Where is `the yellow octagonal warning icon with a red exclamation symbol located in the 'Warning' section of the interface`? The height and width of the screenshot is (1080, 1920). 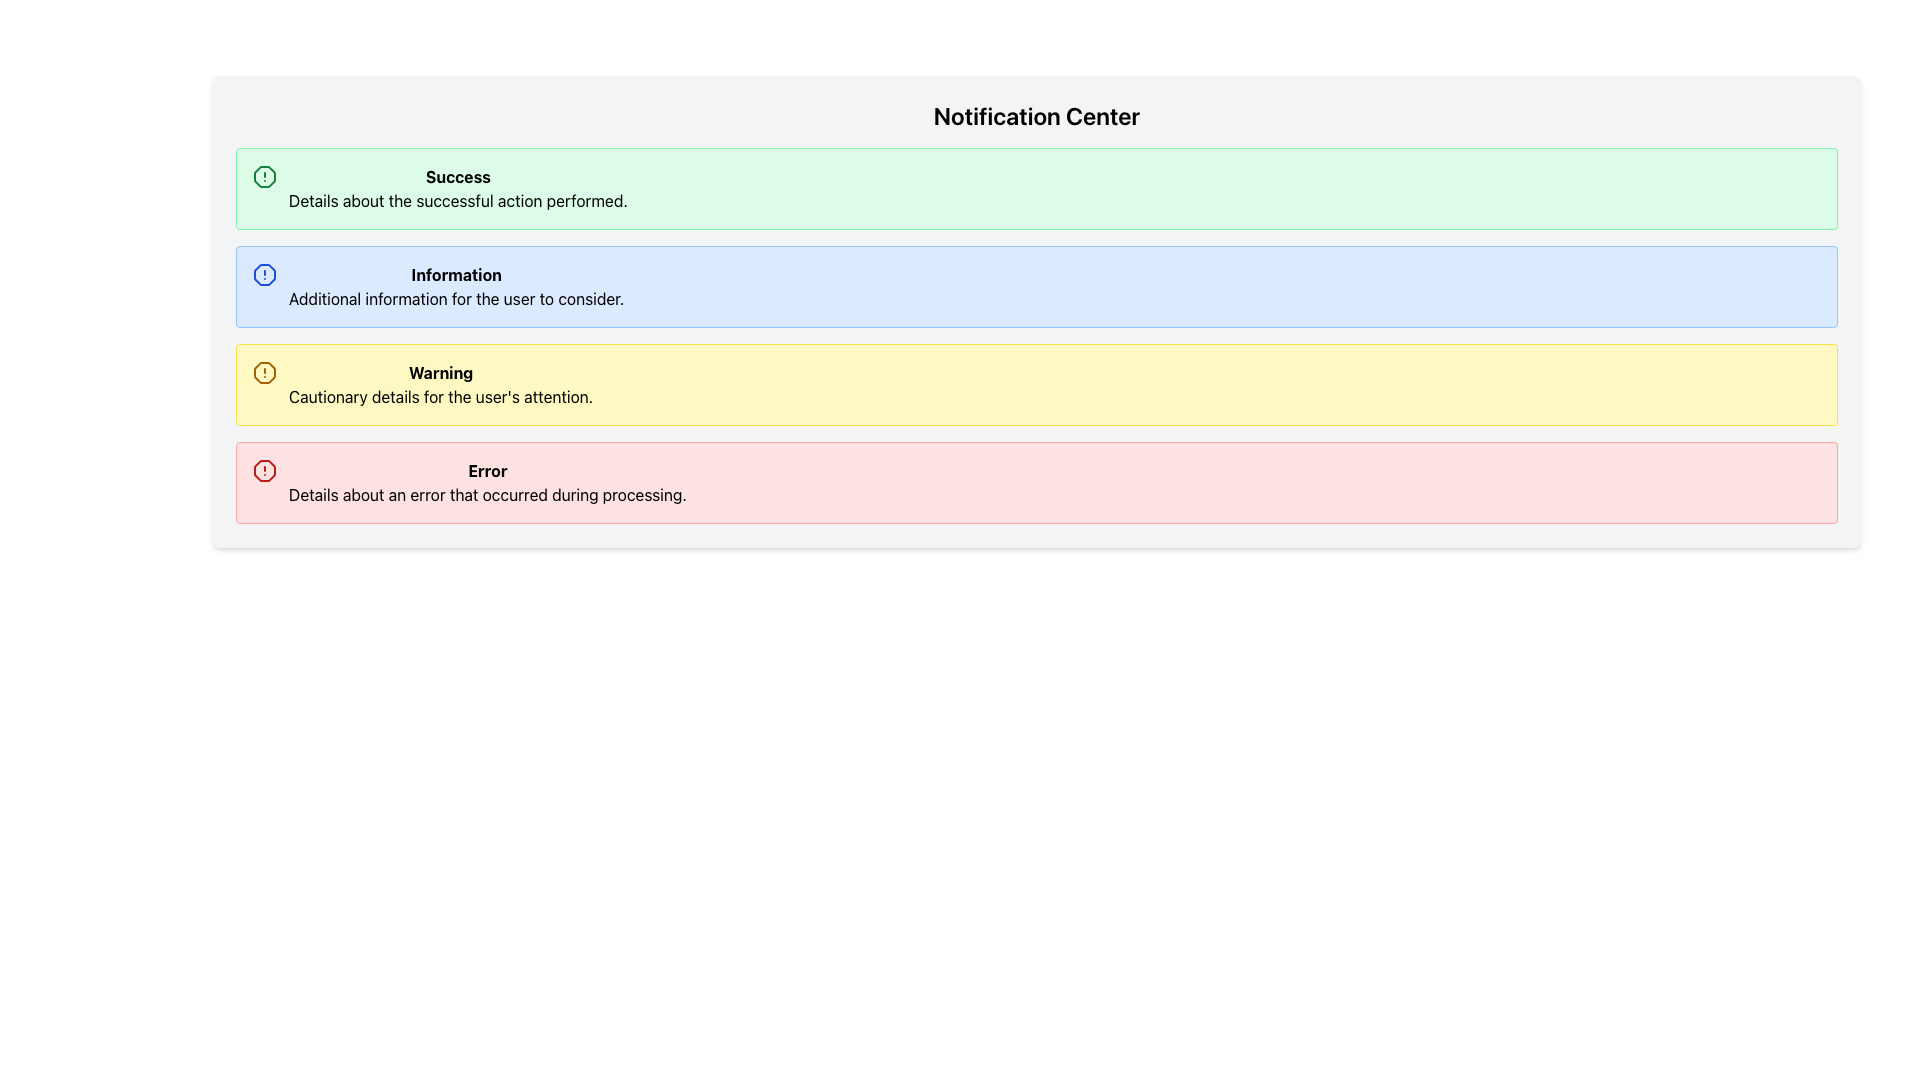
the yellow octagonal warning icon with a red exclamation symbol located in the 'Warning' section of the interface is located at coordinates (263, 373).